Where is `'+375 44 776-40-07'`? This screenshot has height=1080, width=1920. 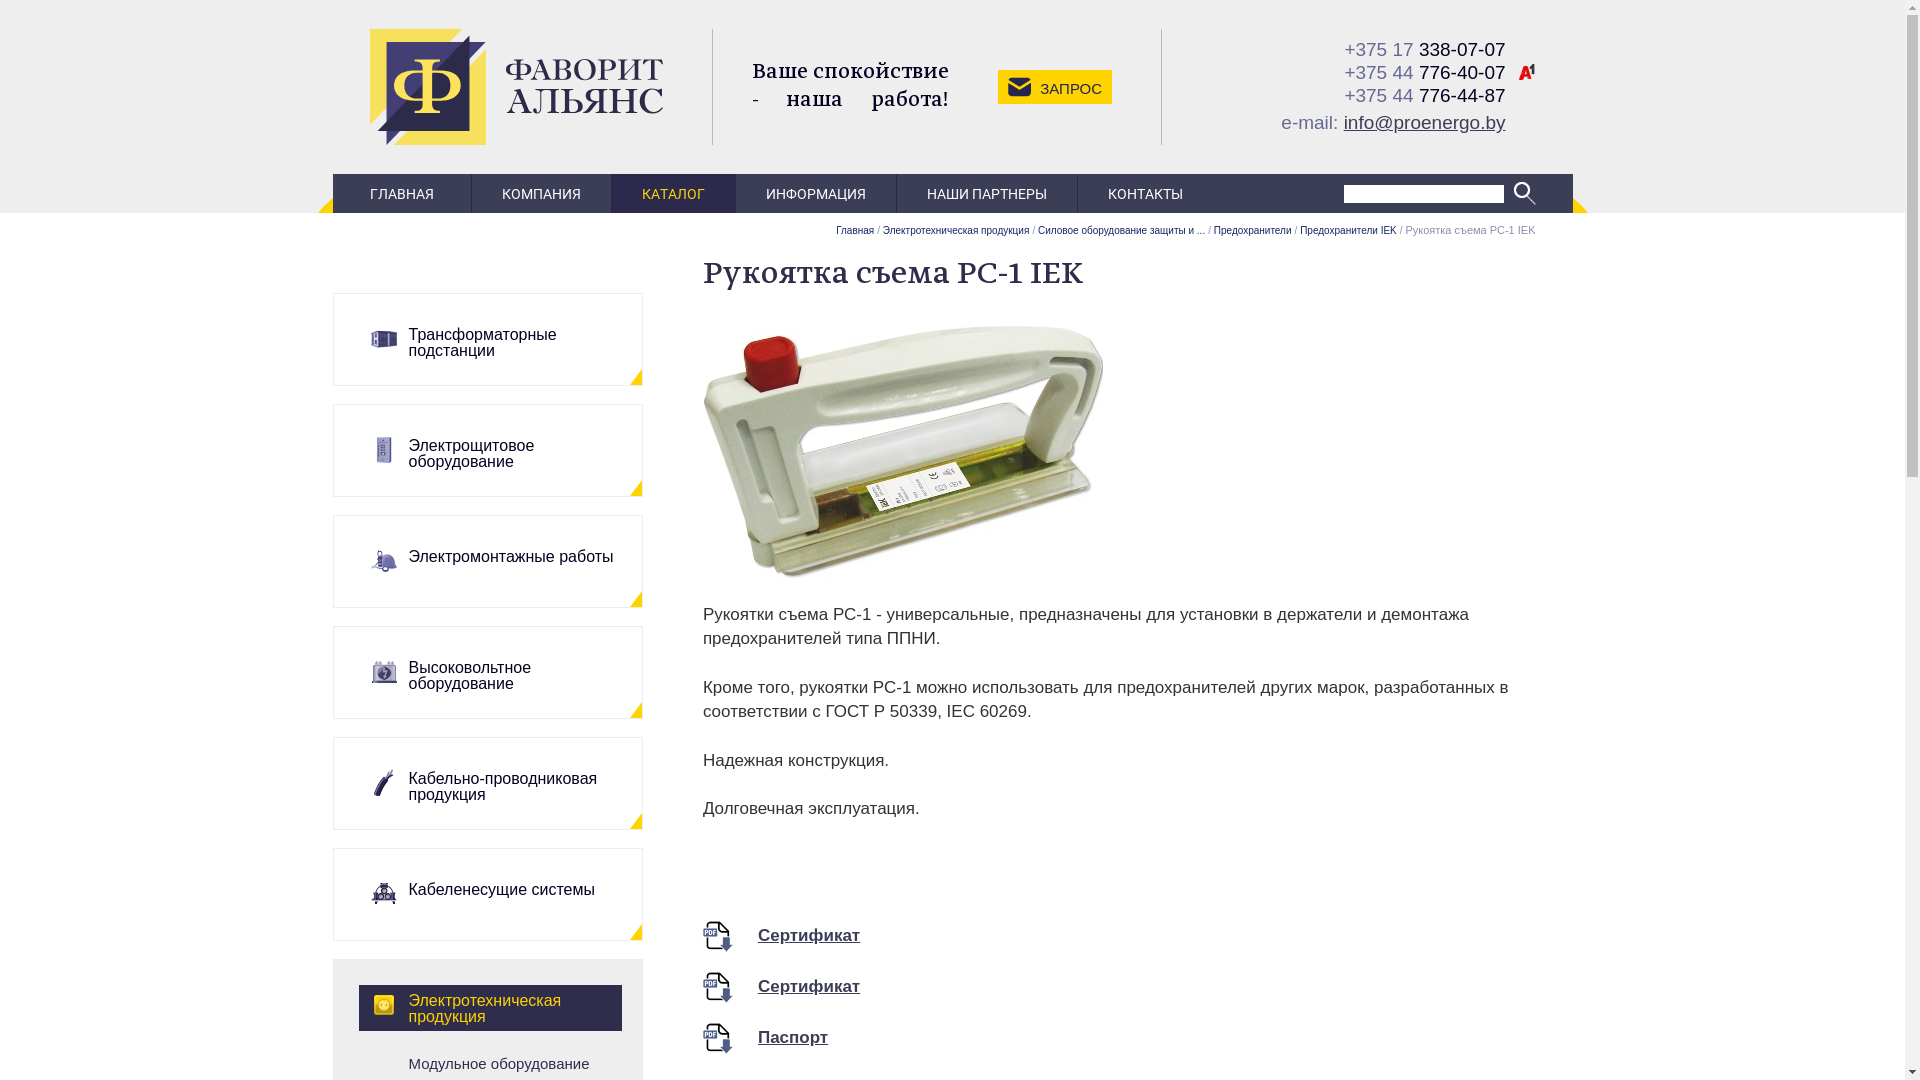 '+375 44 776-40-07' is located at coordinates (1423, 71).